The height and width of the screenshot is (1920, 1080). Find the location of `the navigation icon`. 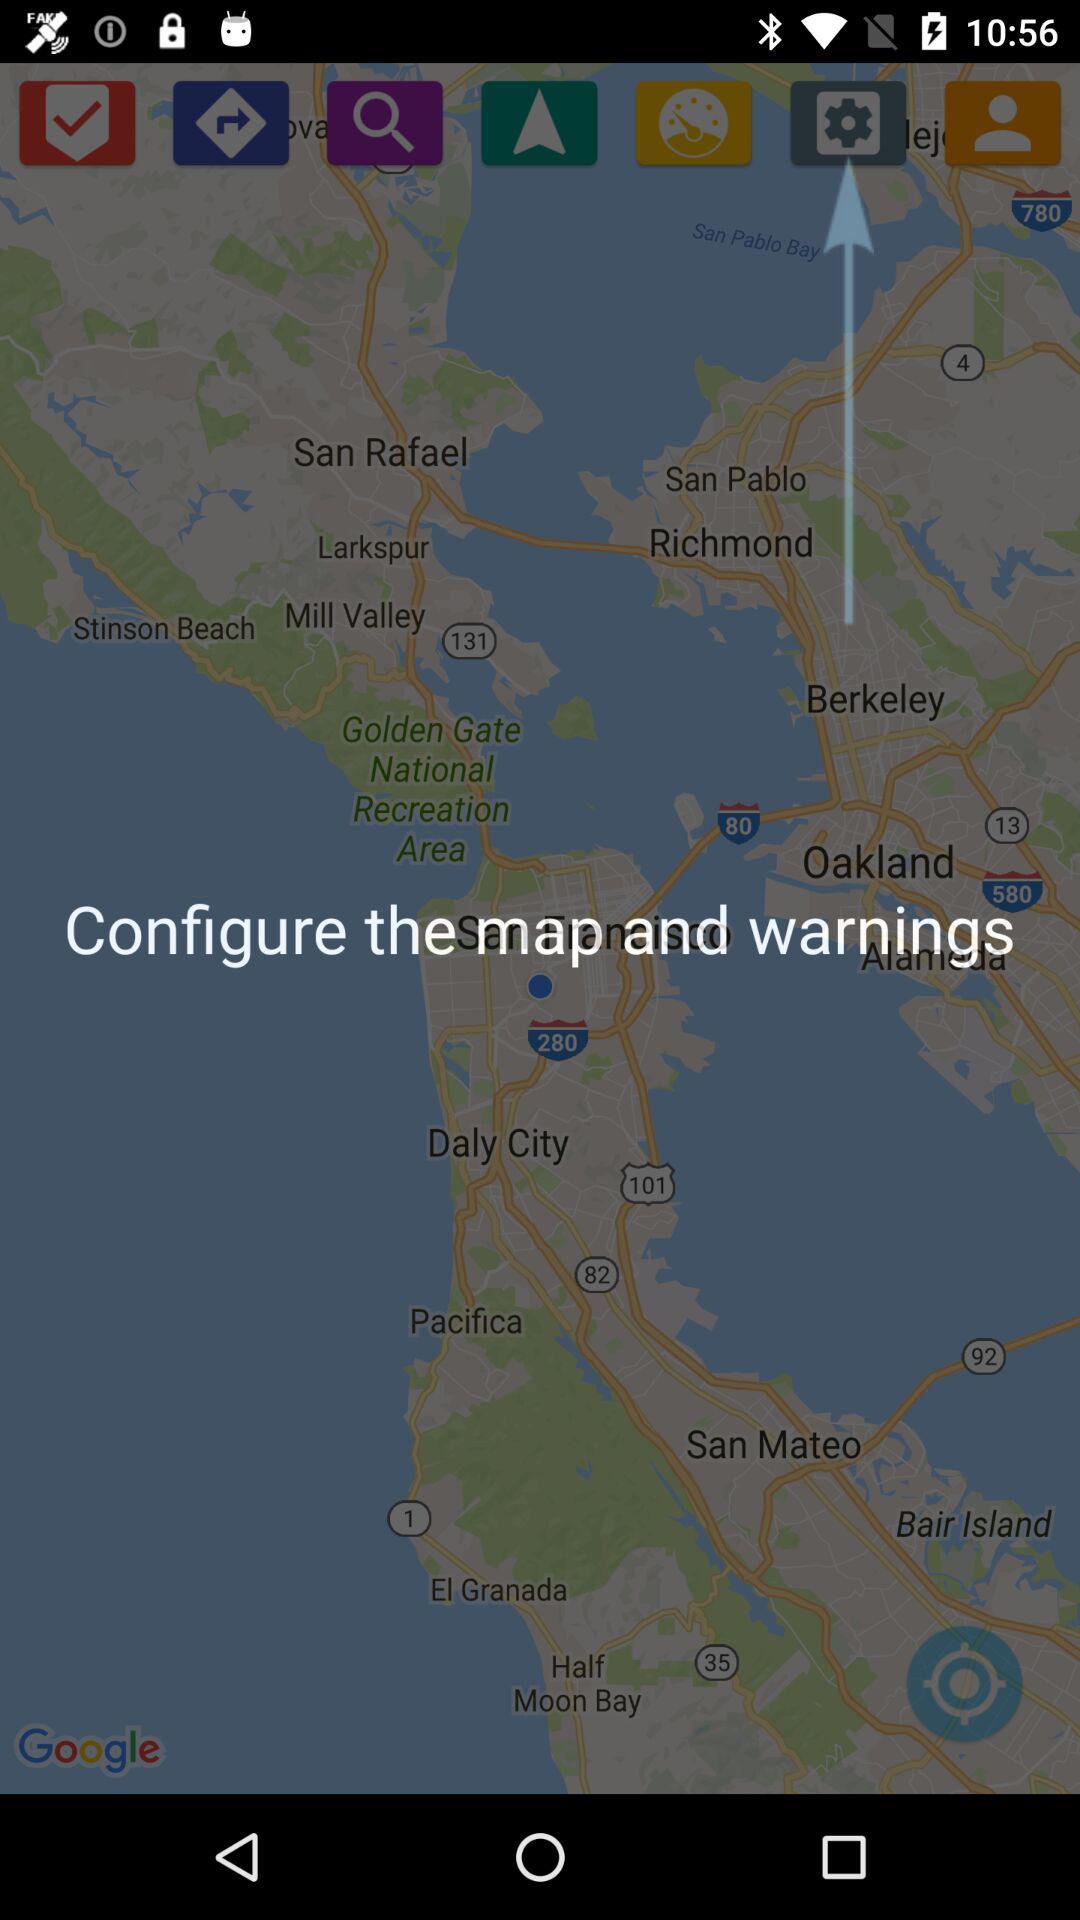

the navigation icon is located at coordinates (538, 121).